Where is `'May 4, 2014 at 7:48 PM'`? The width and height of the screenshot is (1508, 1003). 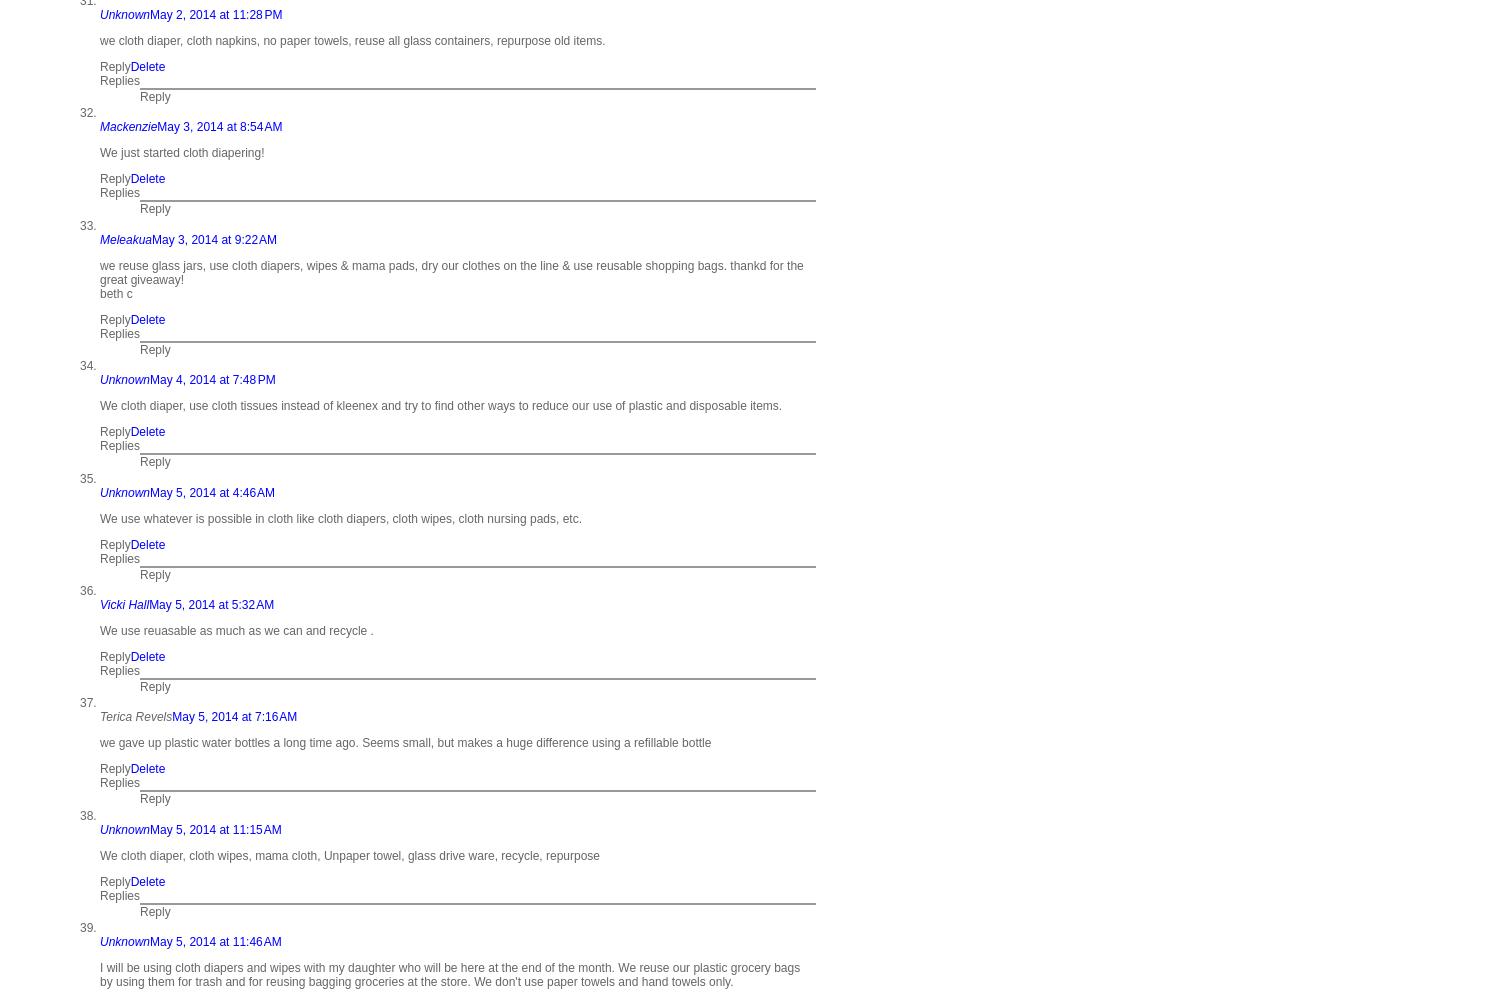
'May 4, 2014 at 7:48 PM' is located at coordinates (211, 379).